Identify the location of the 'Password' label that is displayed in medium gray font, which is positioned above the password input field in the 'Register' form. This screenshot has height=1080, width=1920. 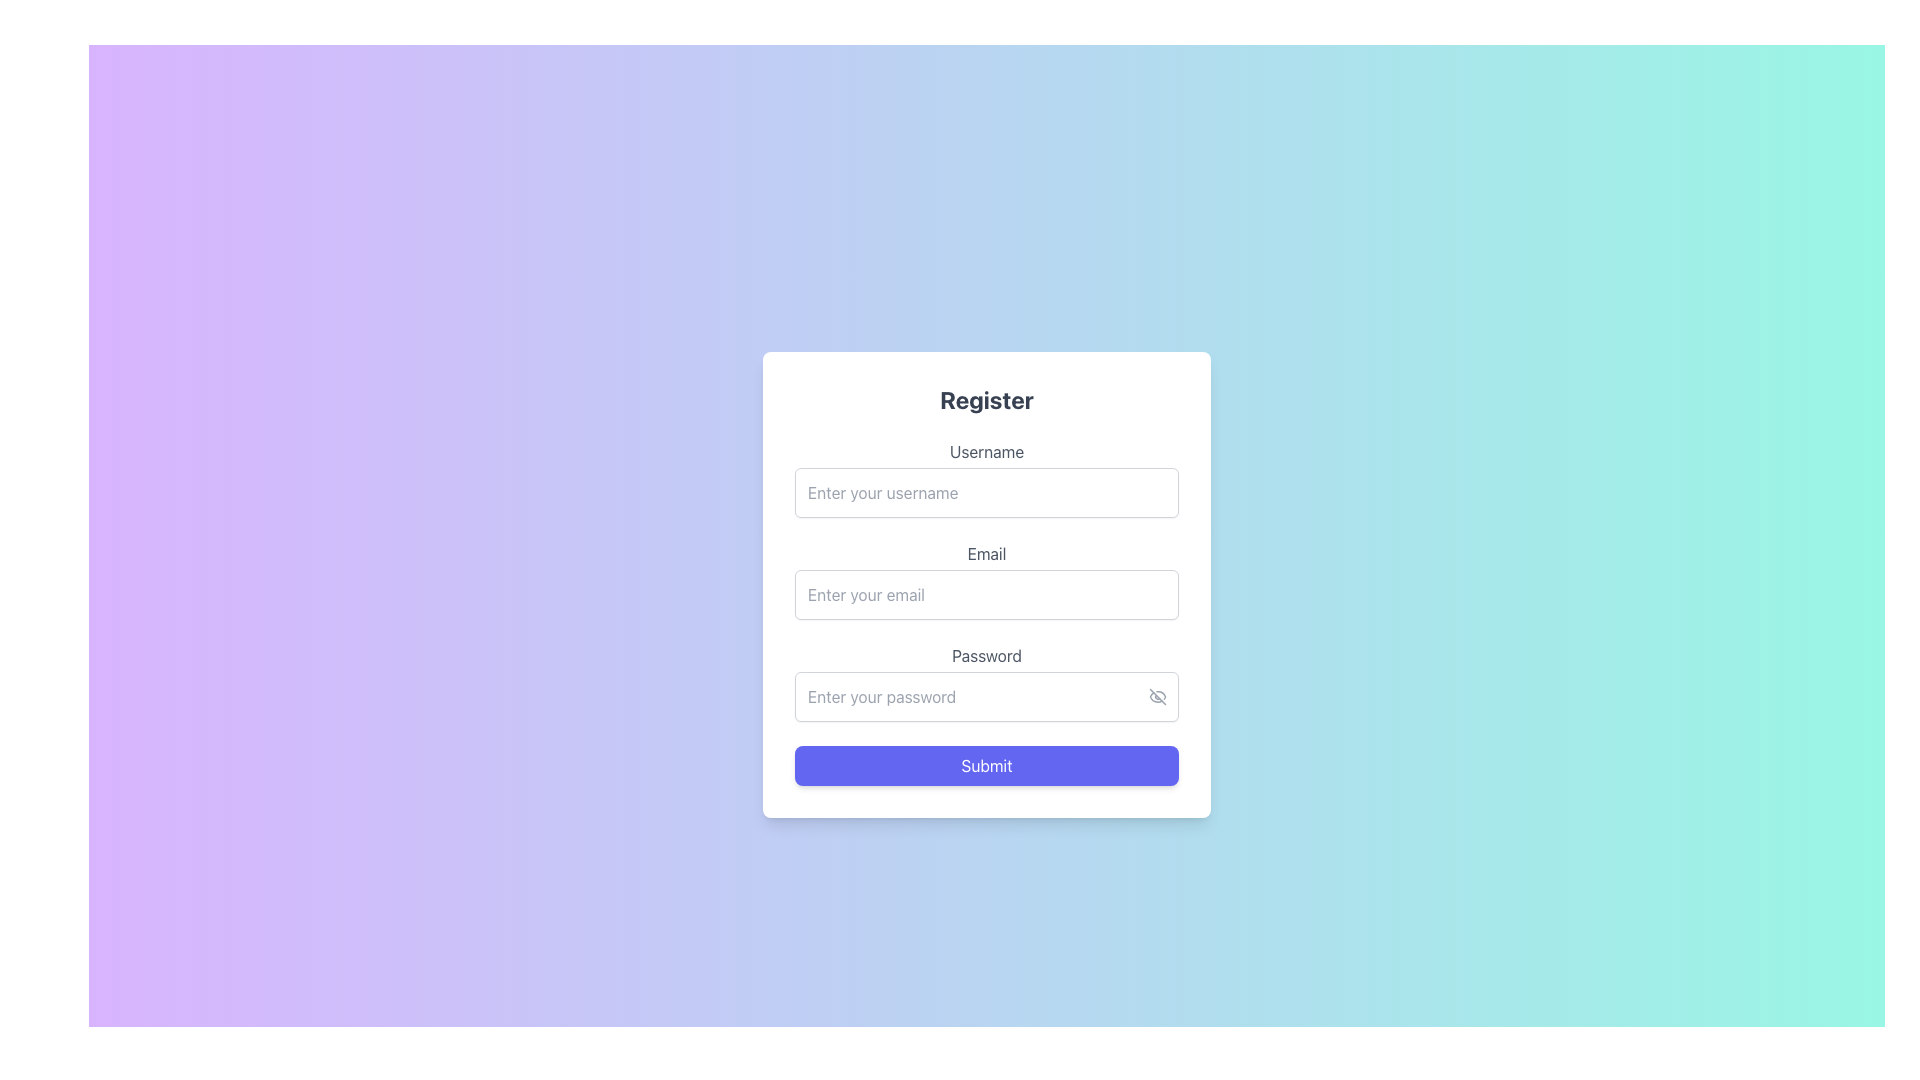
(987, 655).